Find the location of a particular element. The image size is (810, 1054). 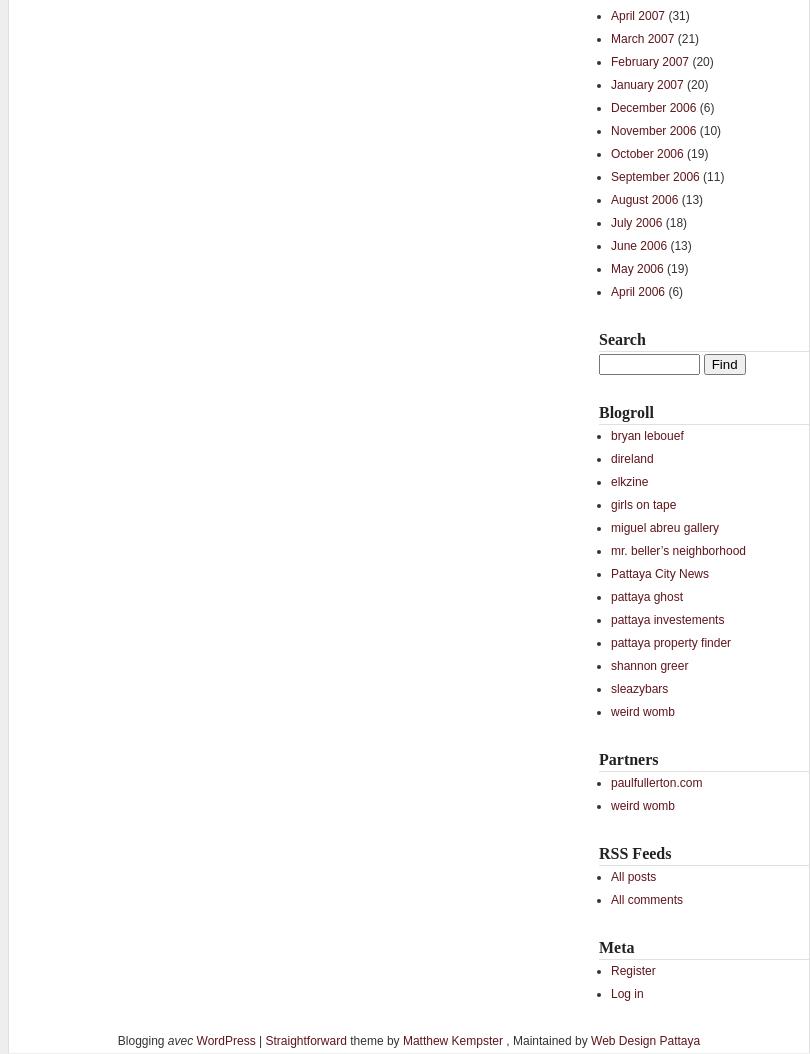

'shannon greer' is located at coordinates (648, 666).